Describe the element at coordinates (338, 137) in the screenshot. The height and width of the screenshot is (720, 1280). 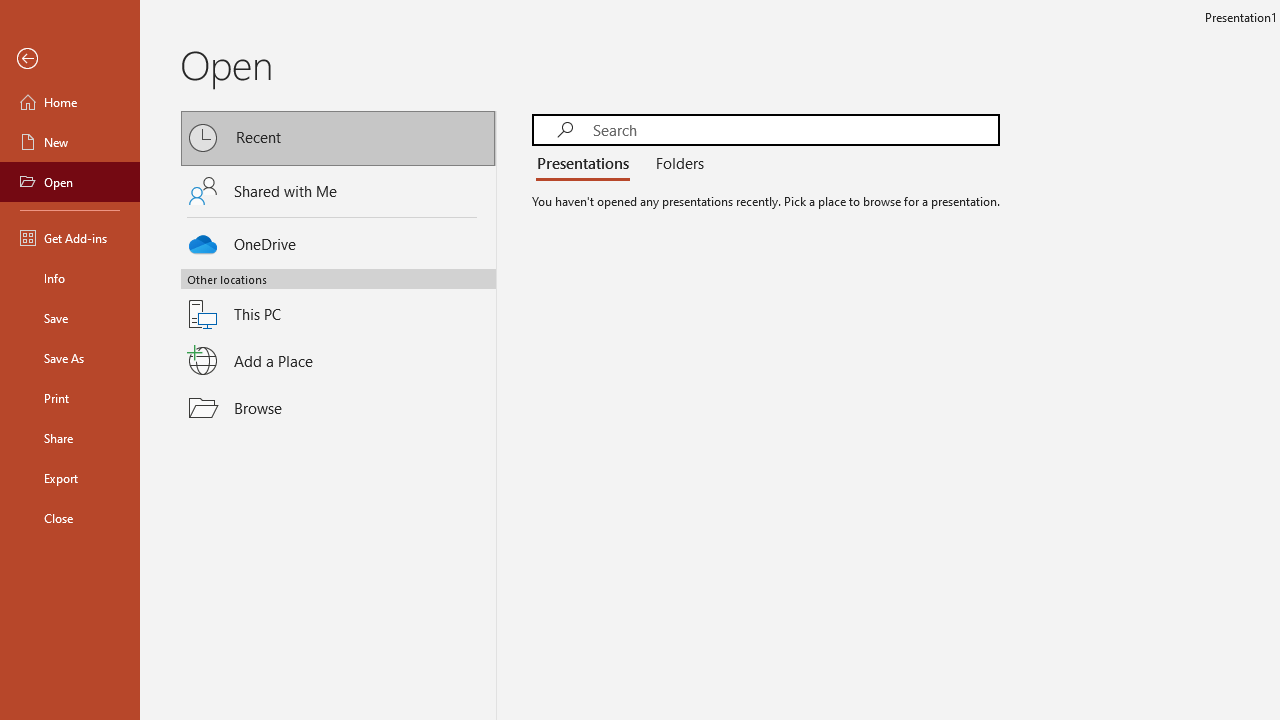
I see `'Recent'` at that location.